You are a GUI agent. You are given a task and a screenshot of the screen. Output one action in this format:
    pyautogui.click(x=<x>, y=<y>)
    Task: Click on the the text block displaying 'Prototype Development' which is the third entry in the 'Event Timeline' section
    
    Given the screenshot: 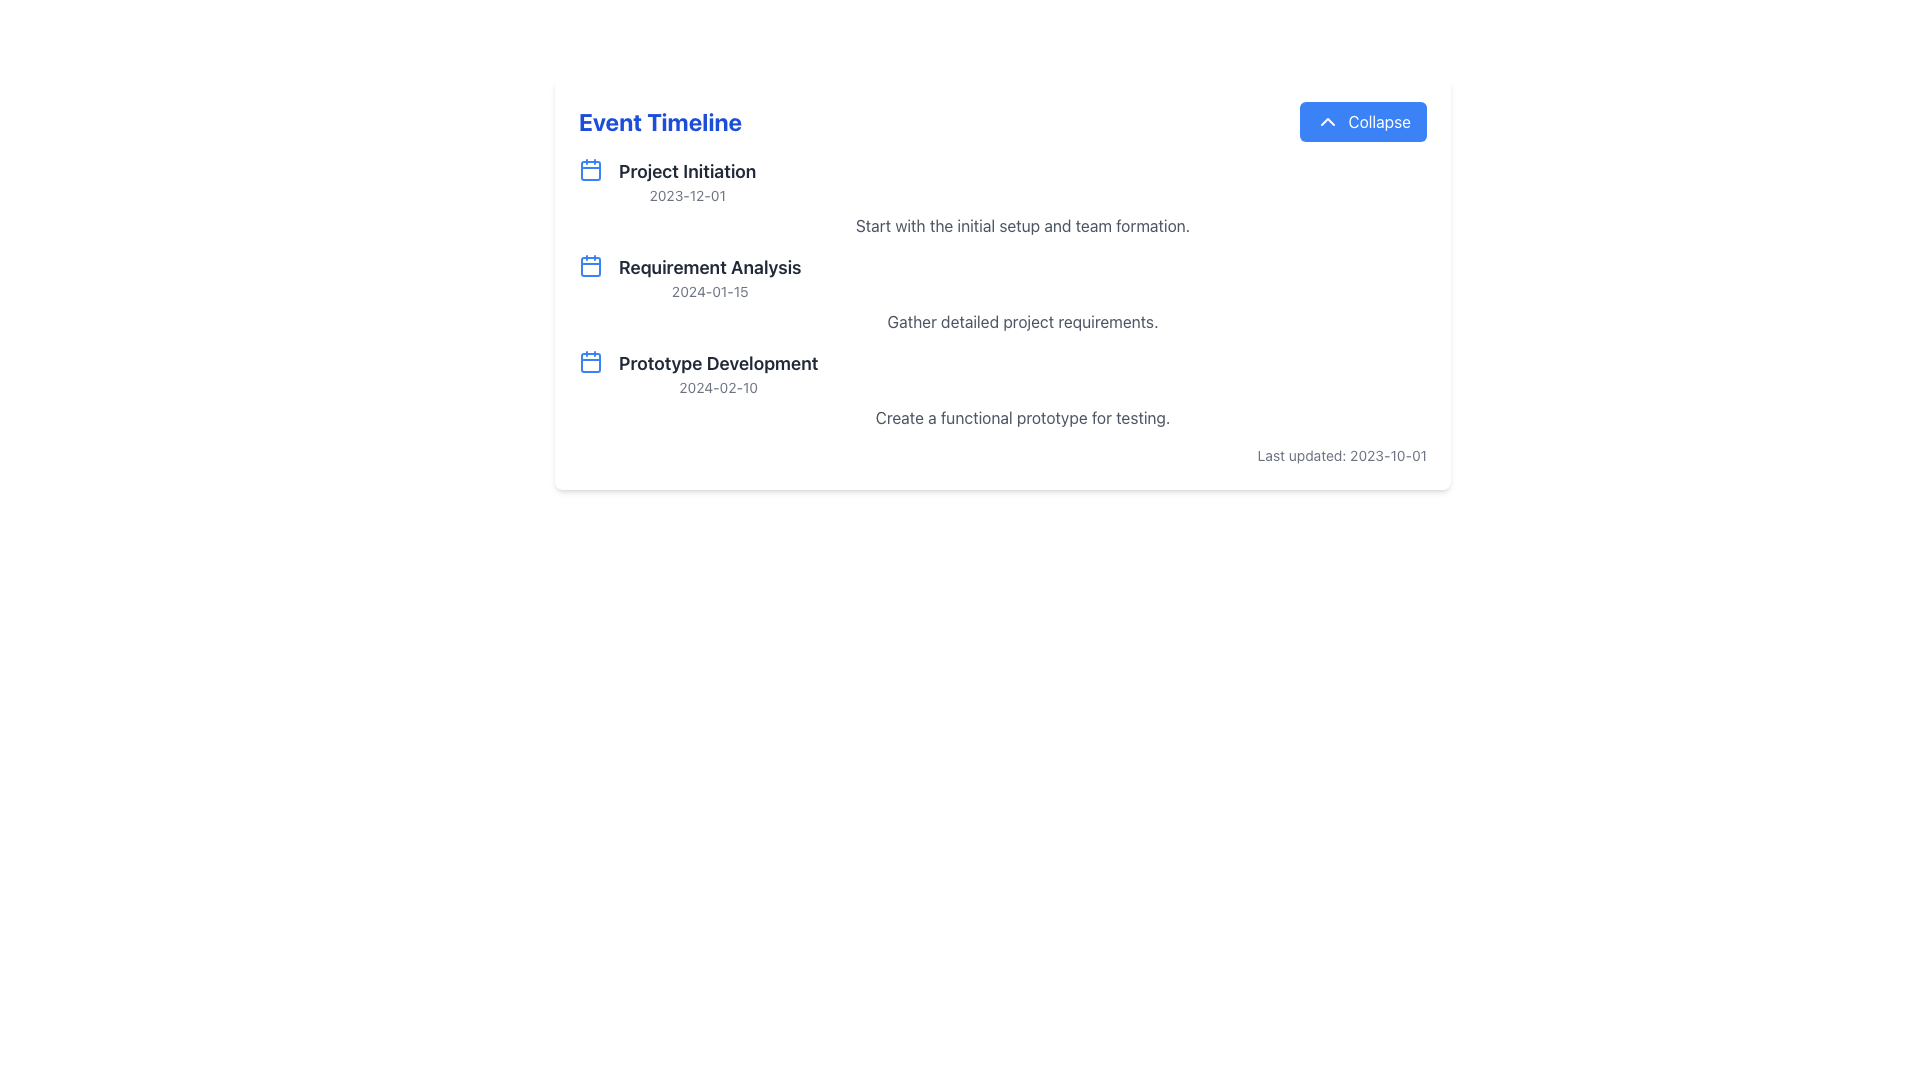 What is the action you would take?
    pyautogui.click(x=718, y=374)
    